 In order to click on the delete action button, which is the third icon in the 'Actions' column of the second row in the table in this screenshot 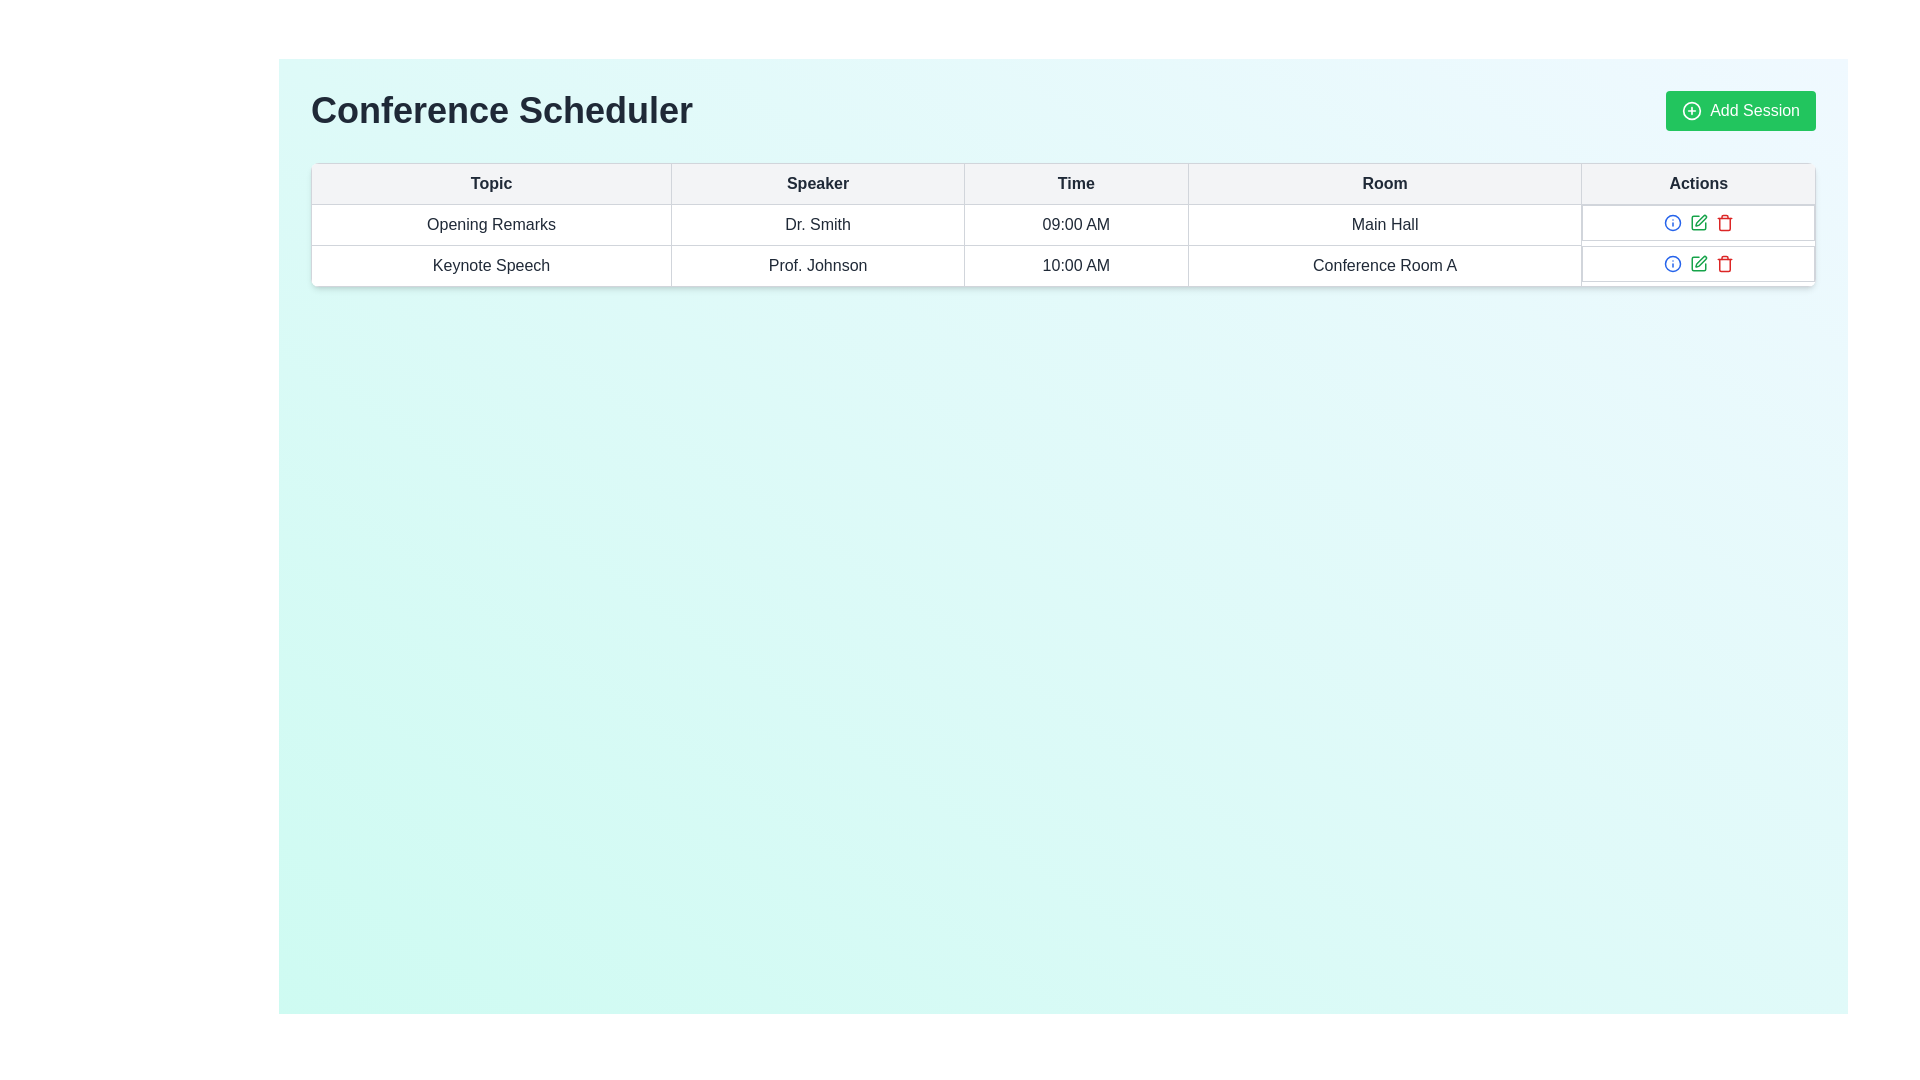, I will do `click(1723, 262)`.